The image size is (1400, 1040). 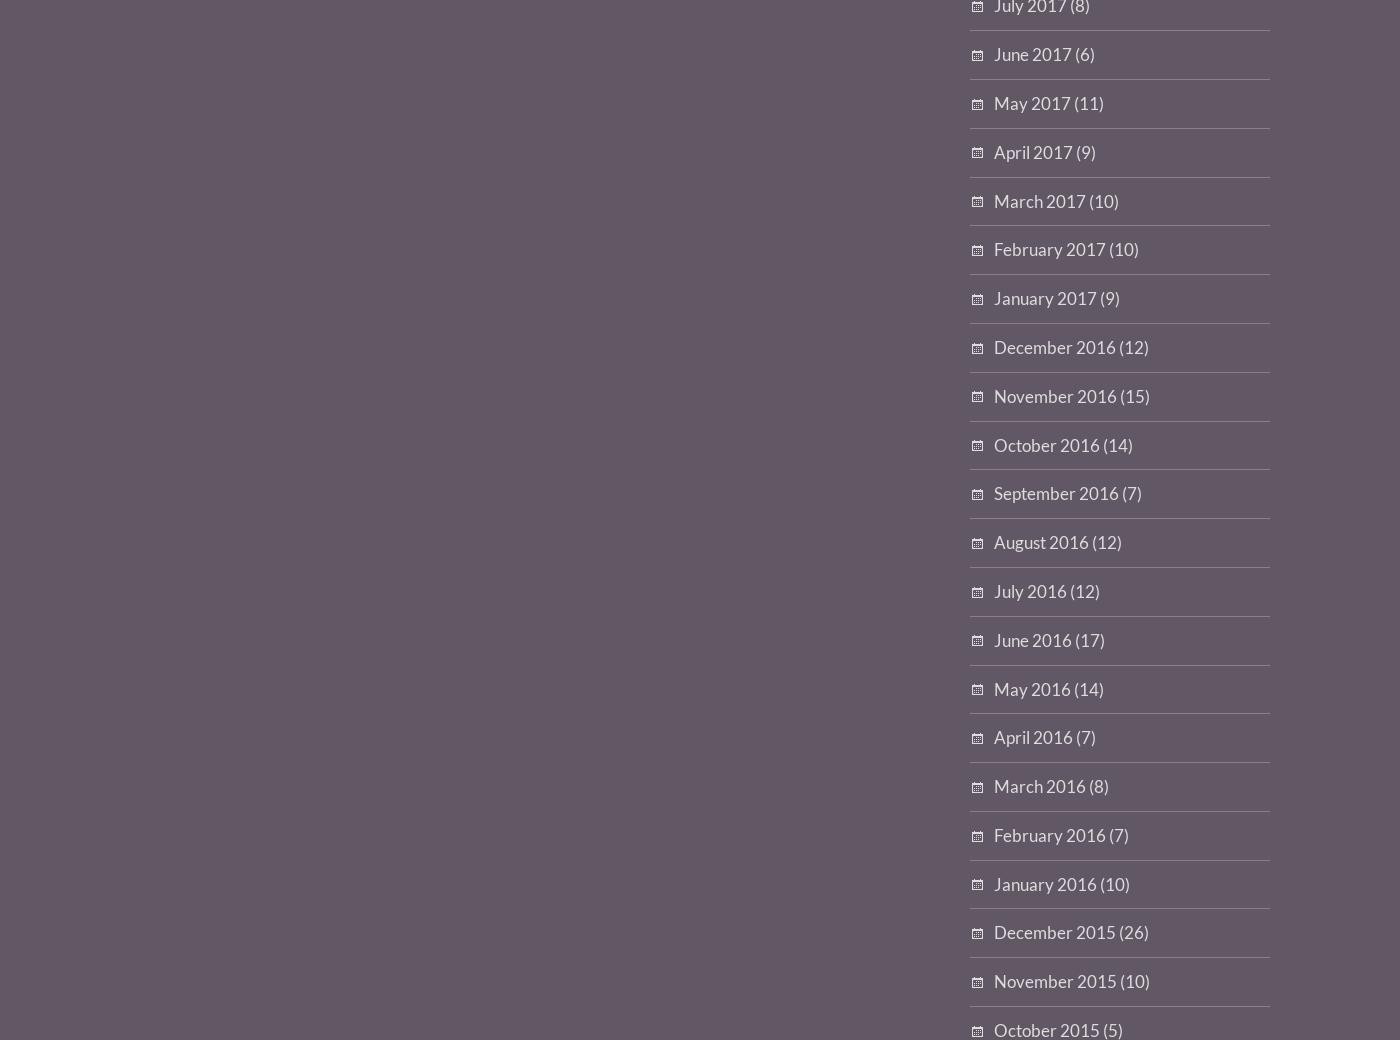 What do you see at coordinates (1133, 395) in the screenshot?
I see `'(15)'` at bounding box center [1133, 395].